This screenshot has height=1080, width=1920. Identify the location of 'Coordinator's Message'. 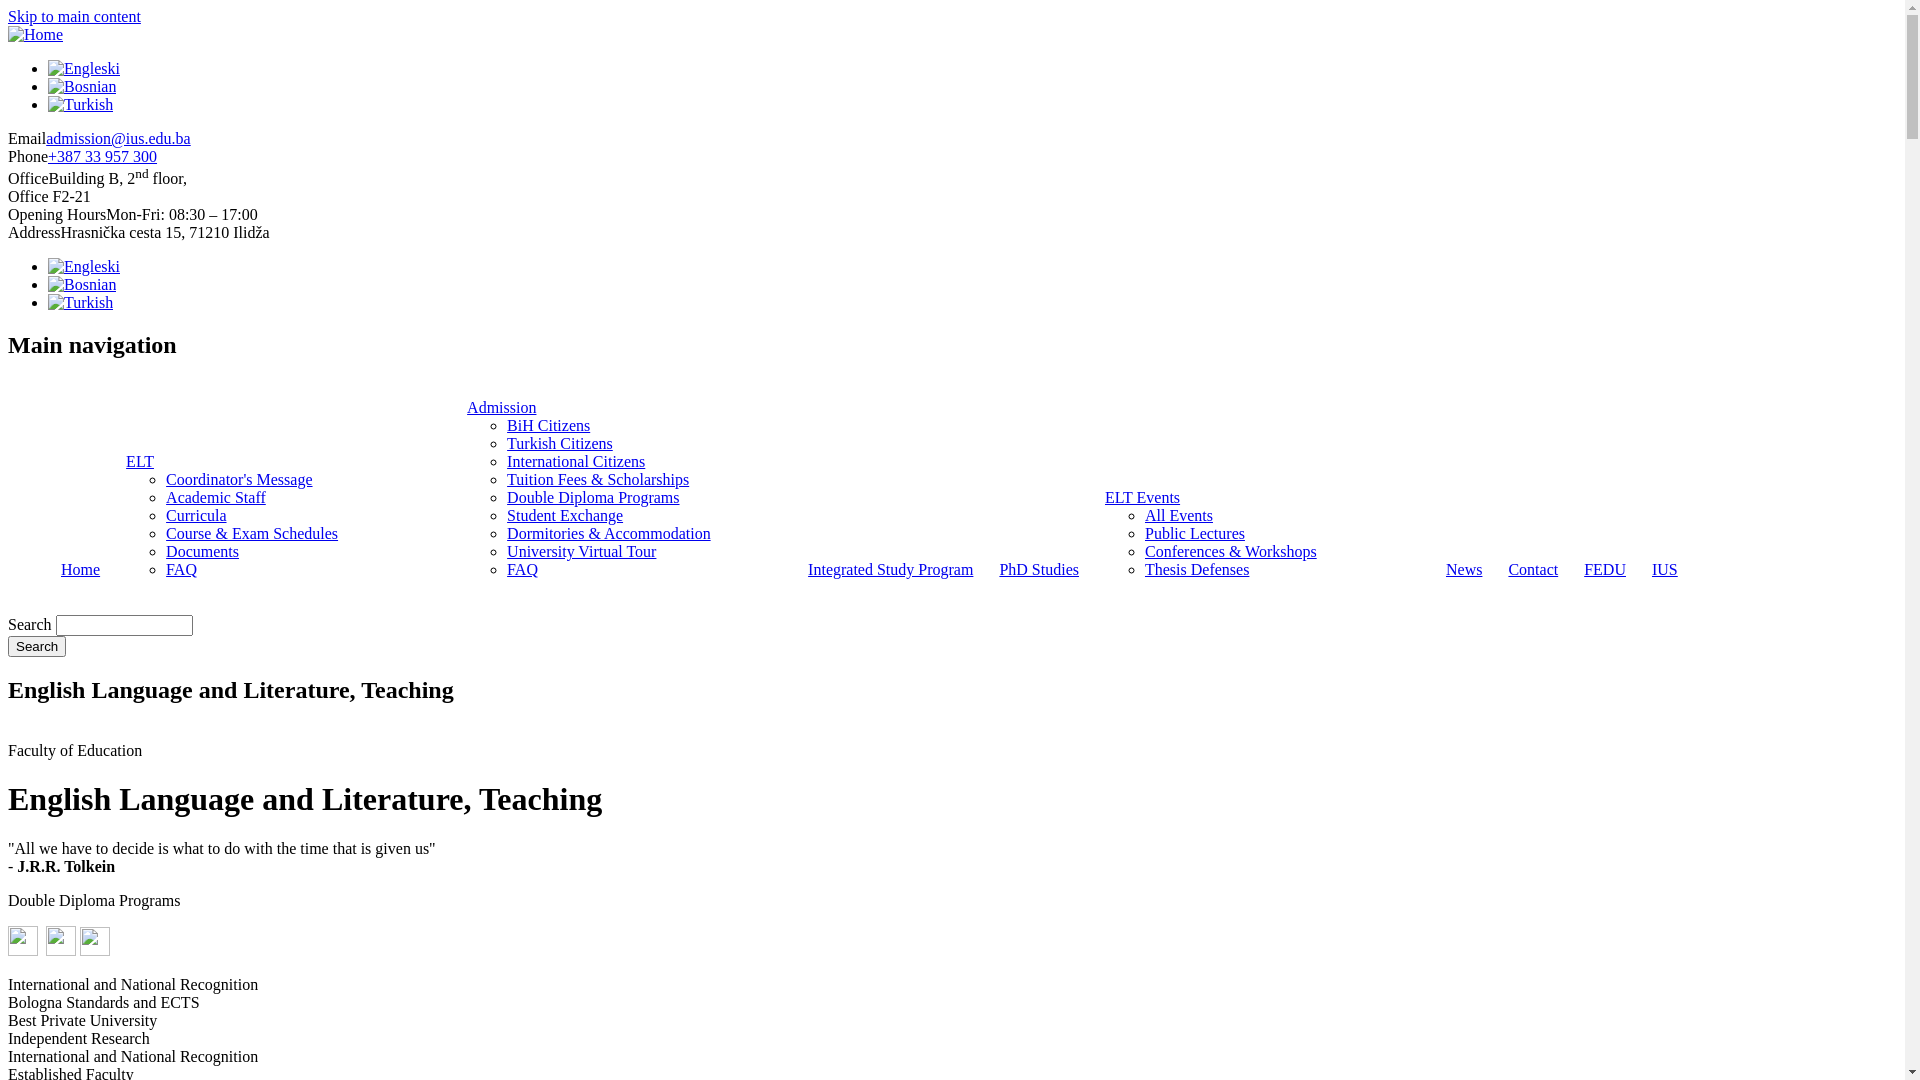
(239, 479).